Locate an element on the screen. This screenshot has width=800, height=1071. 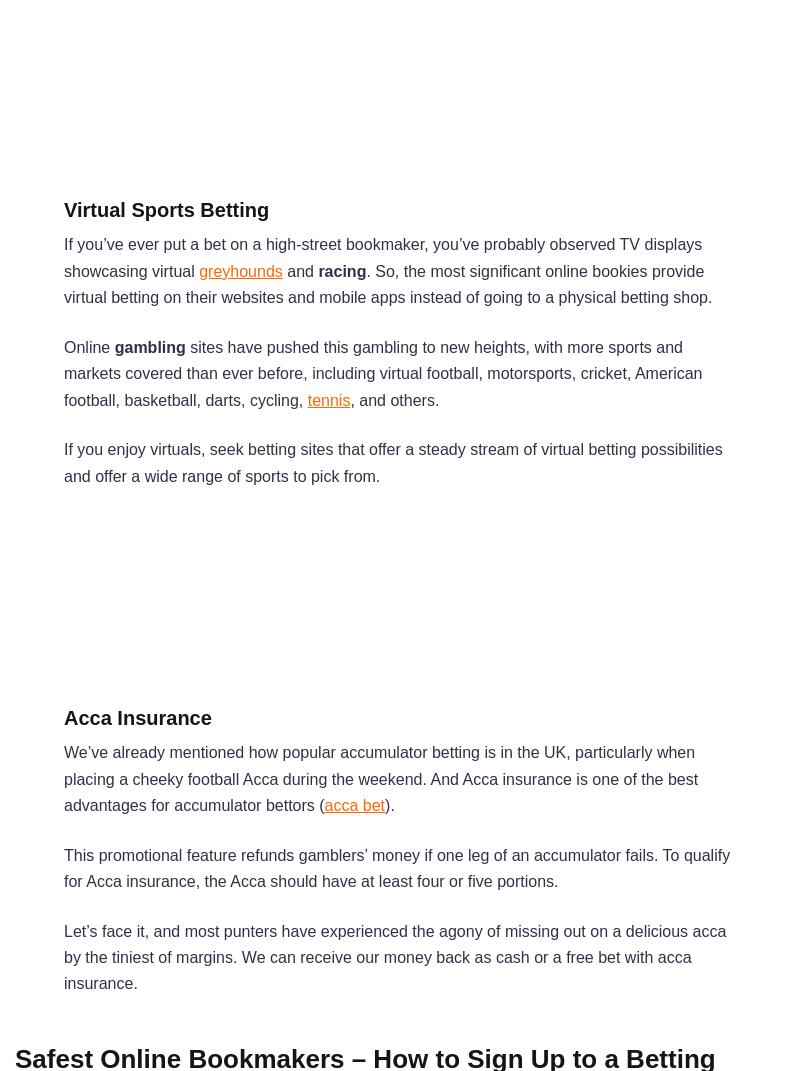
'acca bet' is located at coordinates (323, 804).